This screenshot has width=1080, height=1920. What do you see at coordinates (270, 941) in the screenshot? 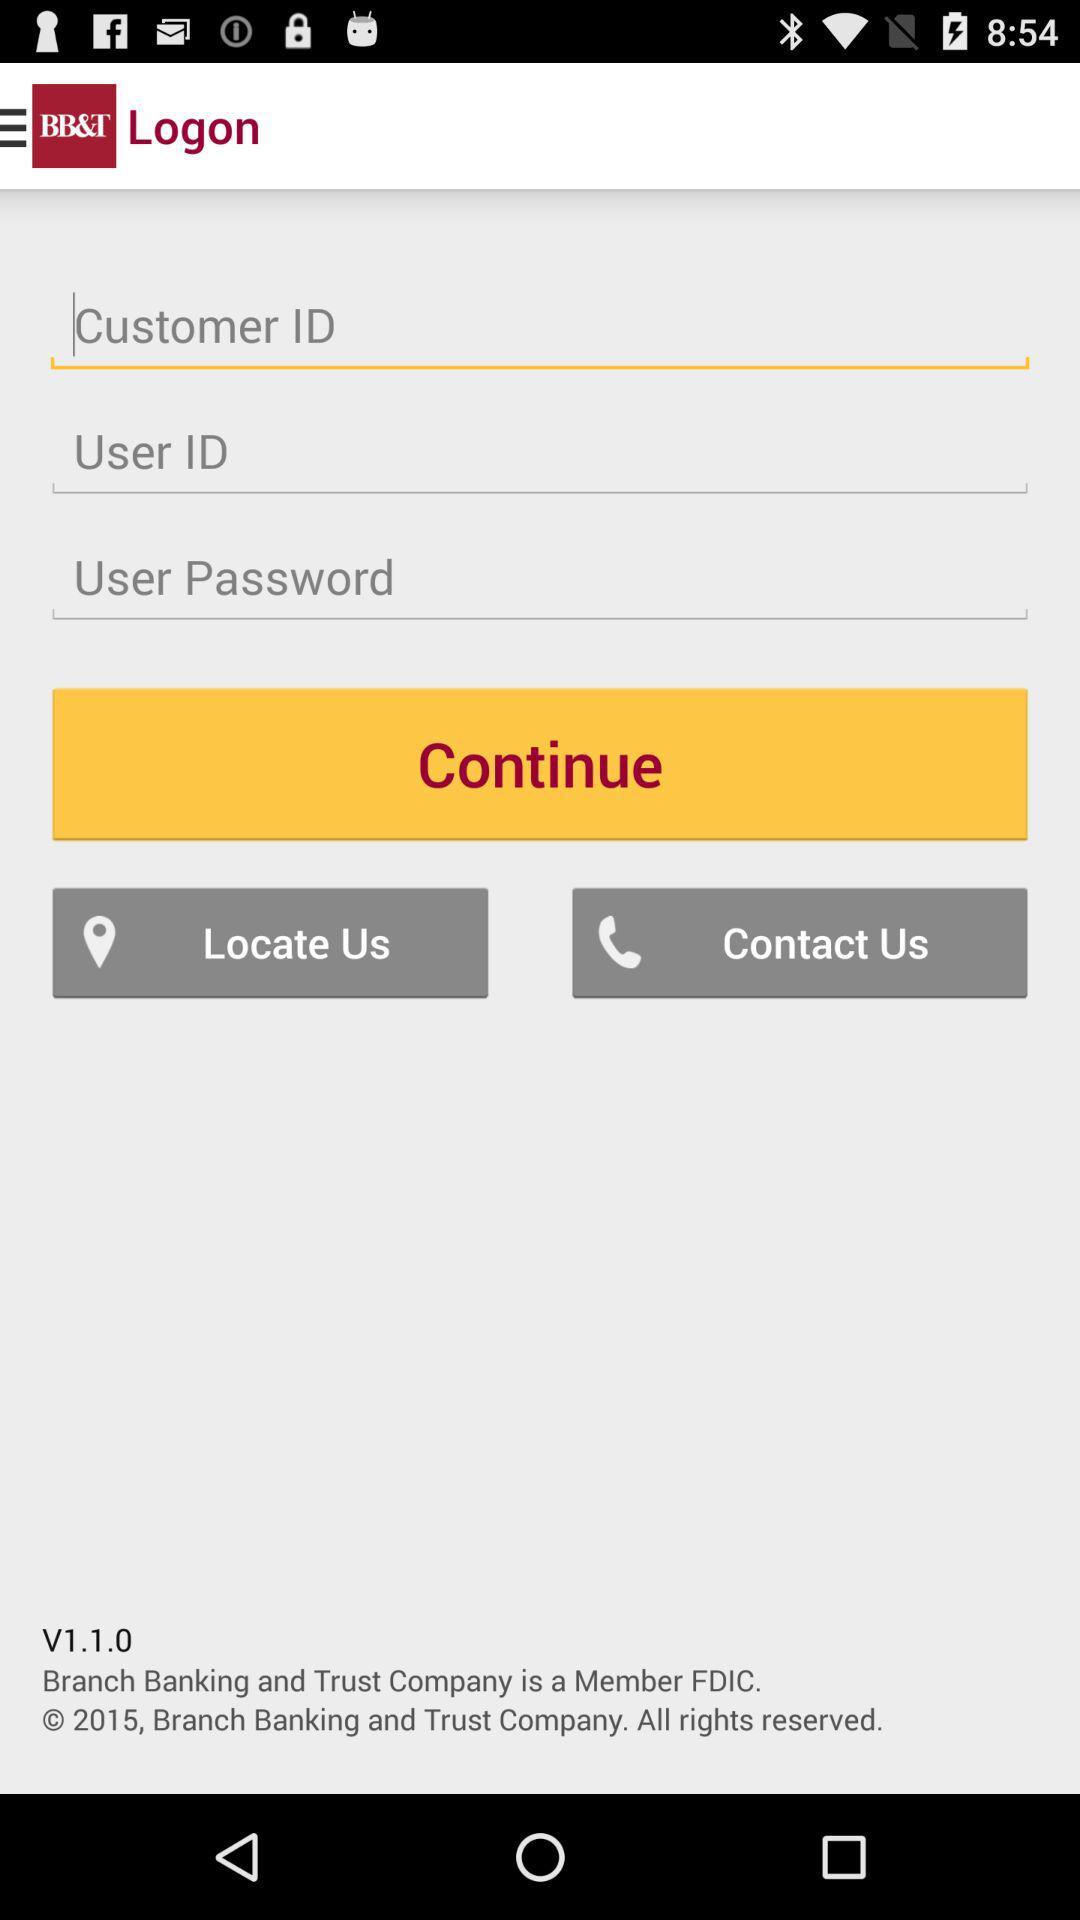
I see `the icon above v1.1.0` at bounding box center [270, 941].